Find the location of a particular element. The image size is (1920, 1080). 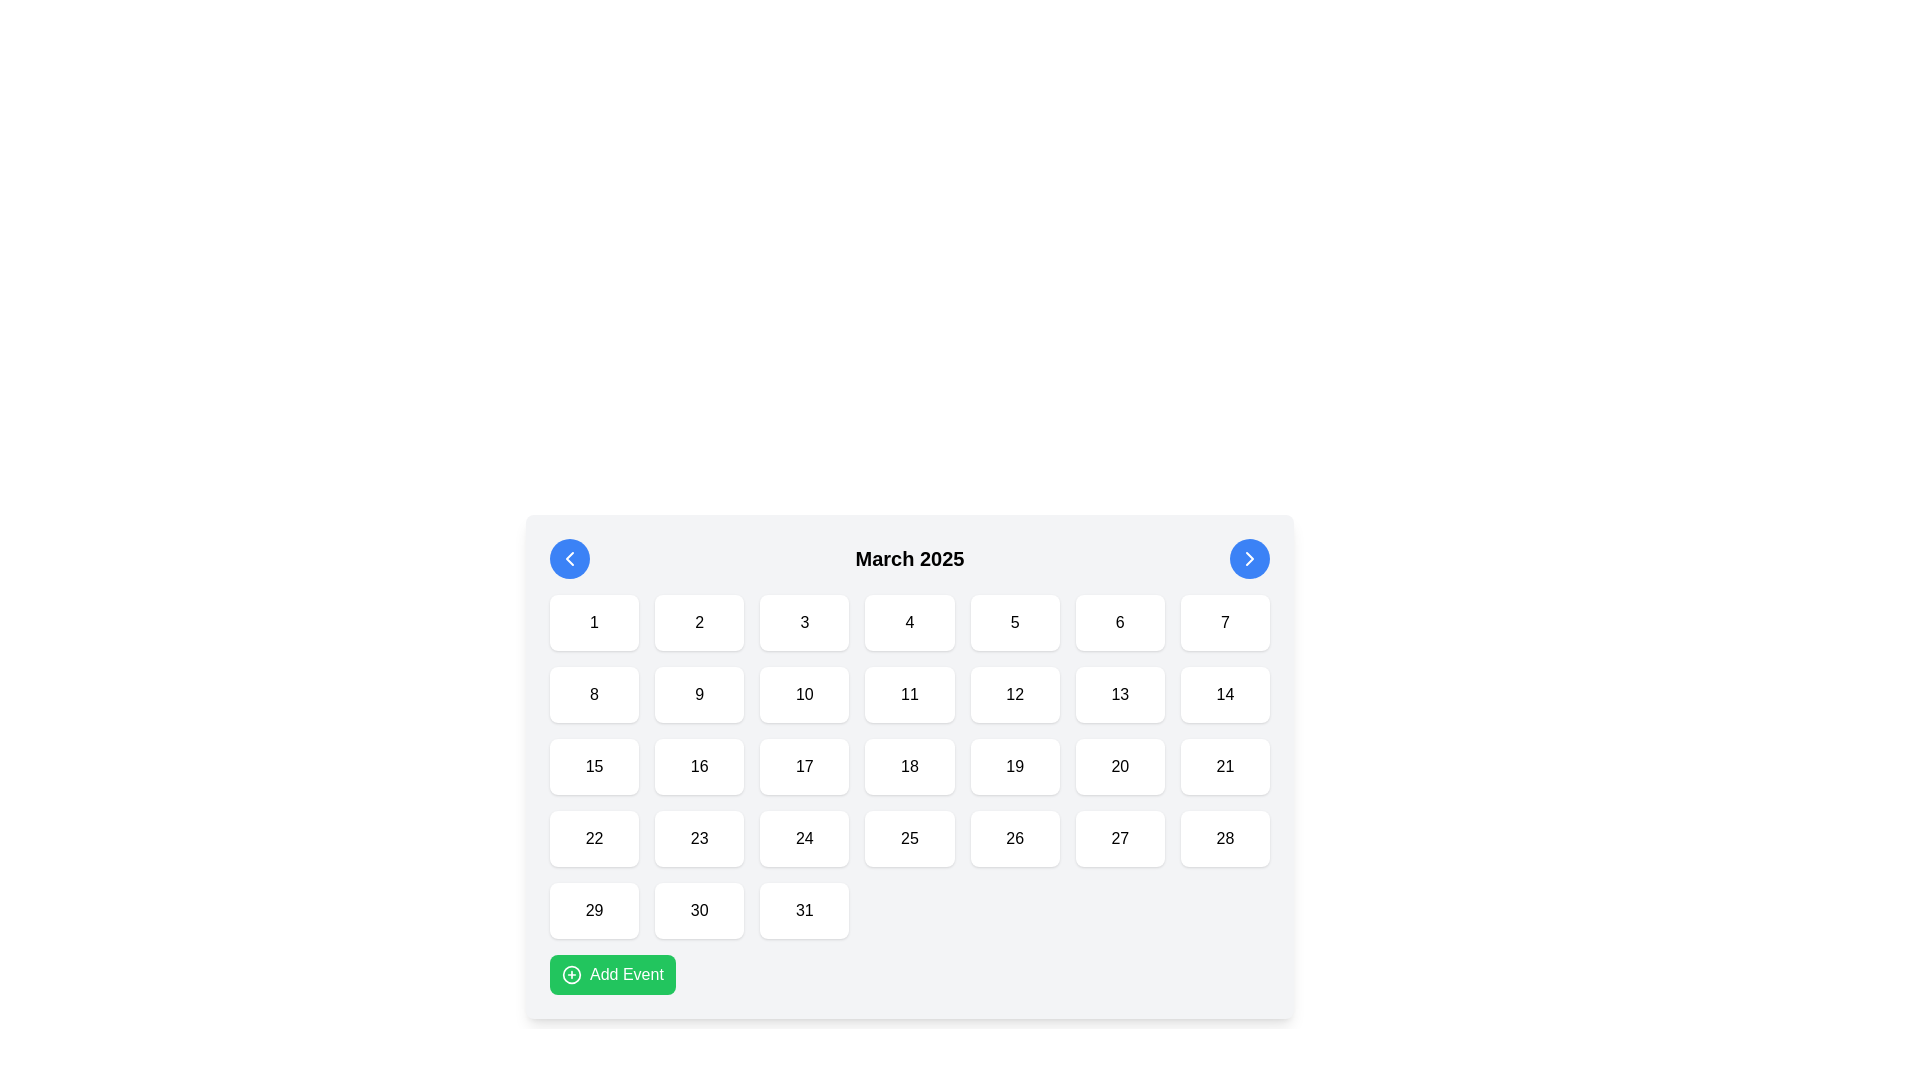

the grid cell representing the 22nd day of the month, located in the fourth row and first column of the calendar grid is located at coordinates (593, 839).